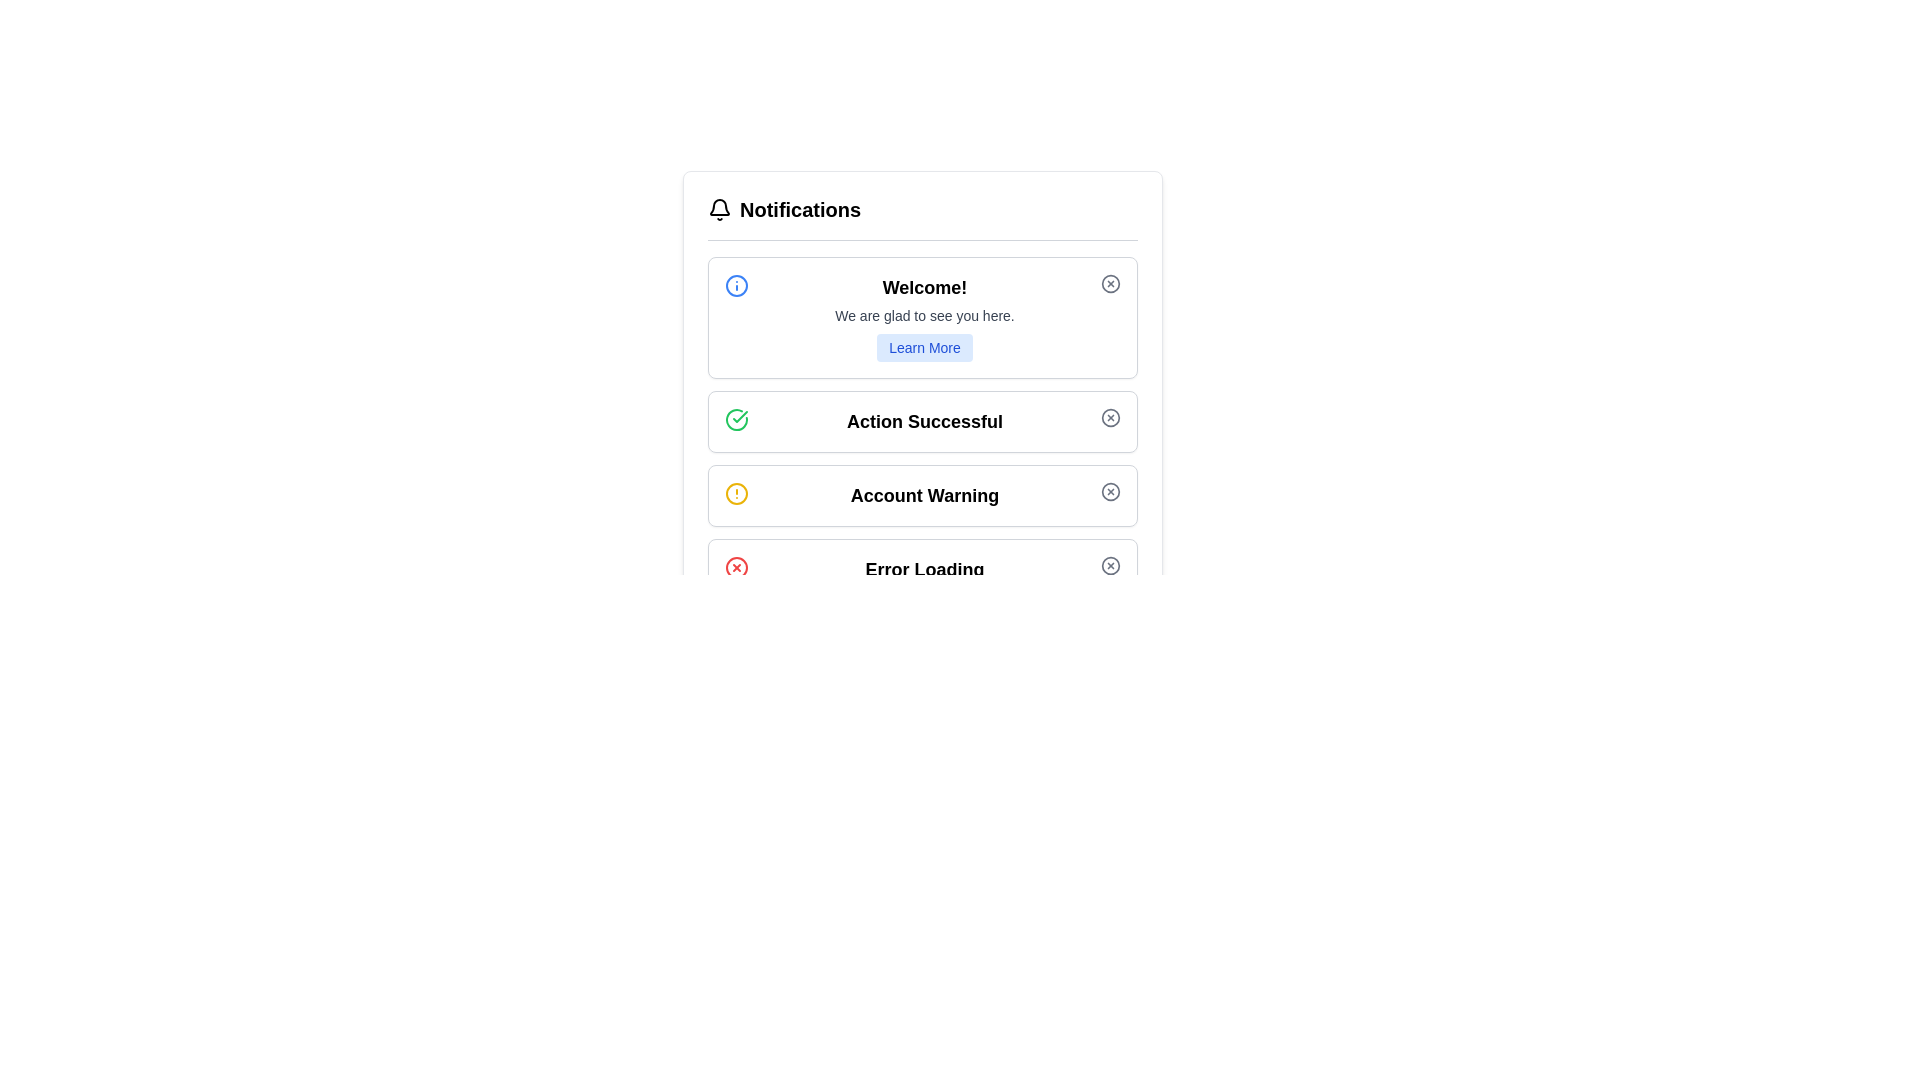  I want to click on the error alert icon located to the left of the 'Error Loading' text in the bottom row of the notification list, so click(736, 567).